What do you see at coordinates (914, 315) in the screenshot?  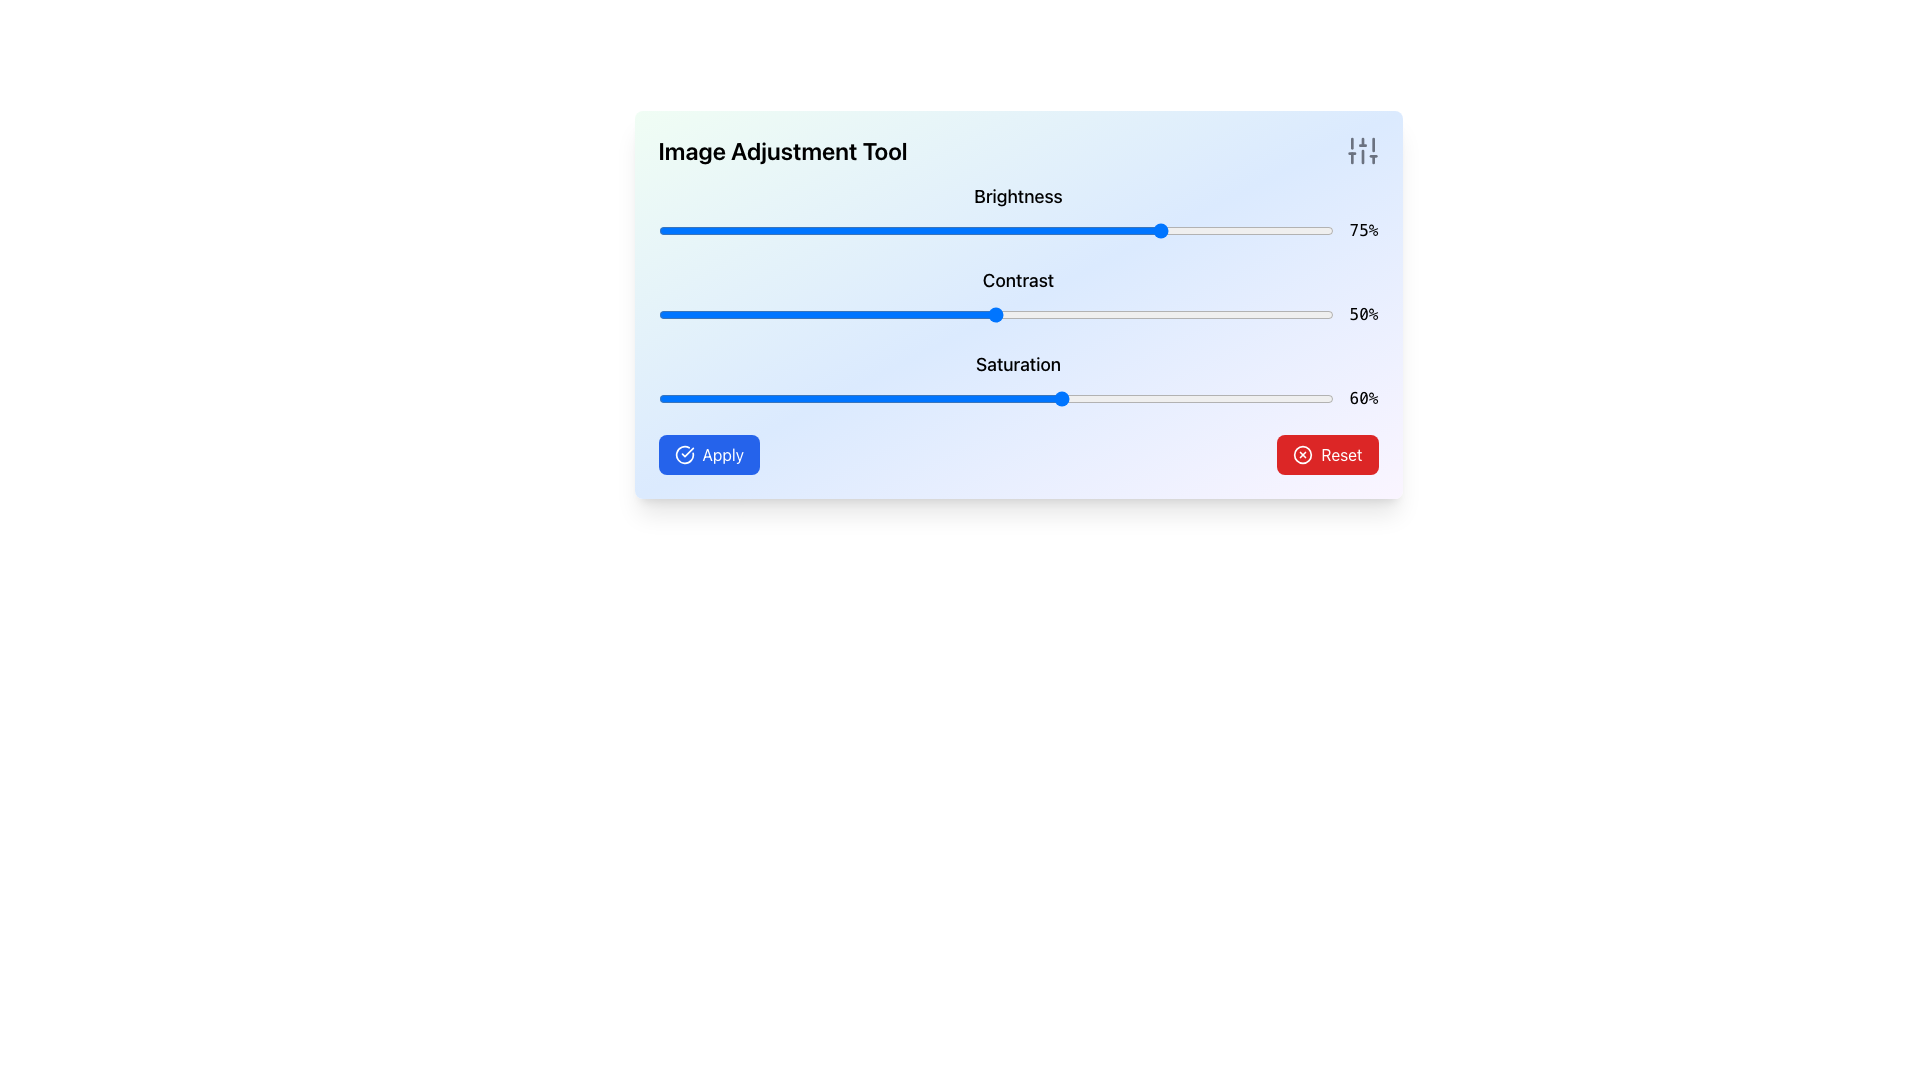 I see `the contrast value` at bounding box center [914, 315].